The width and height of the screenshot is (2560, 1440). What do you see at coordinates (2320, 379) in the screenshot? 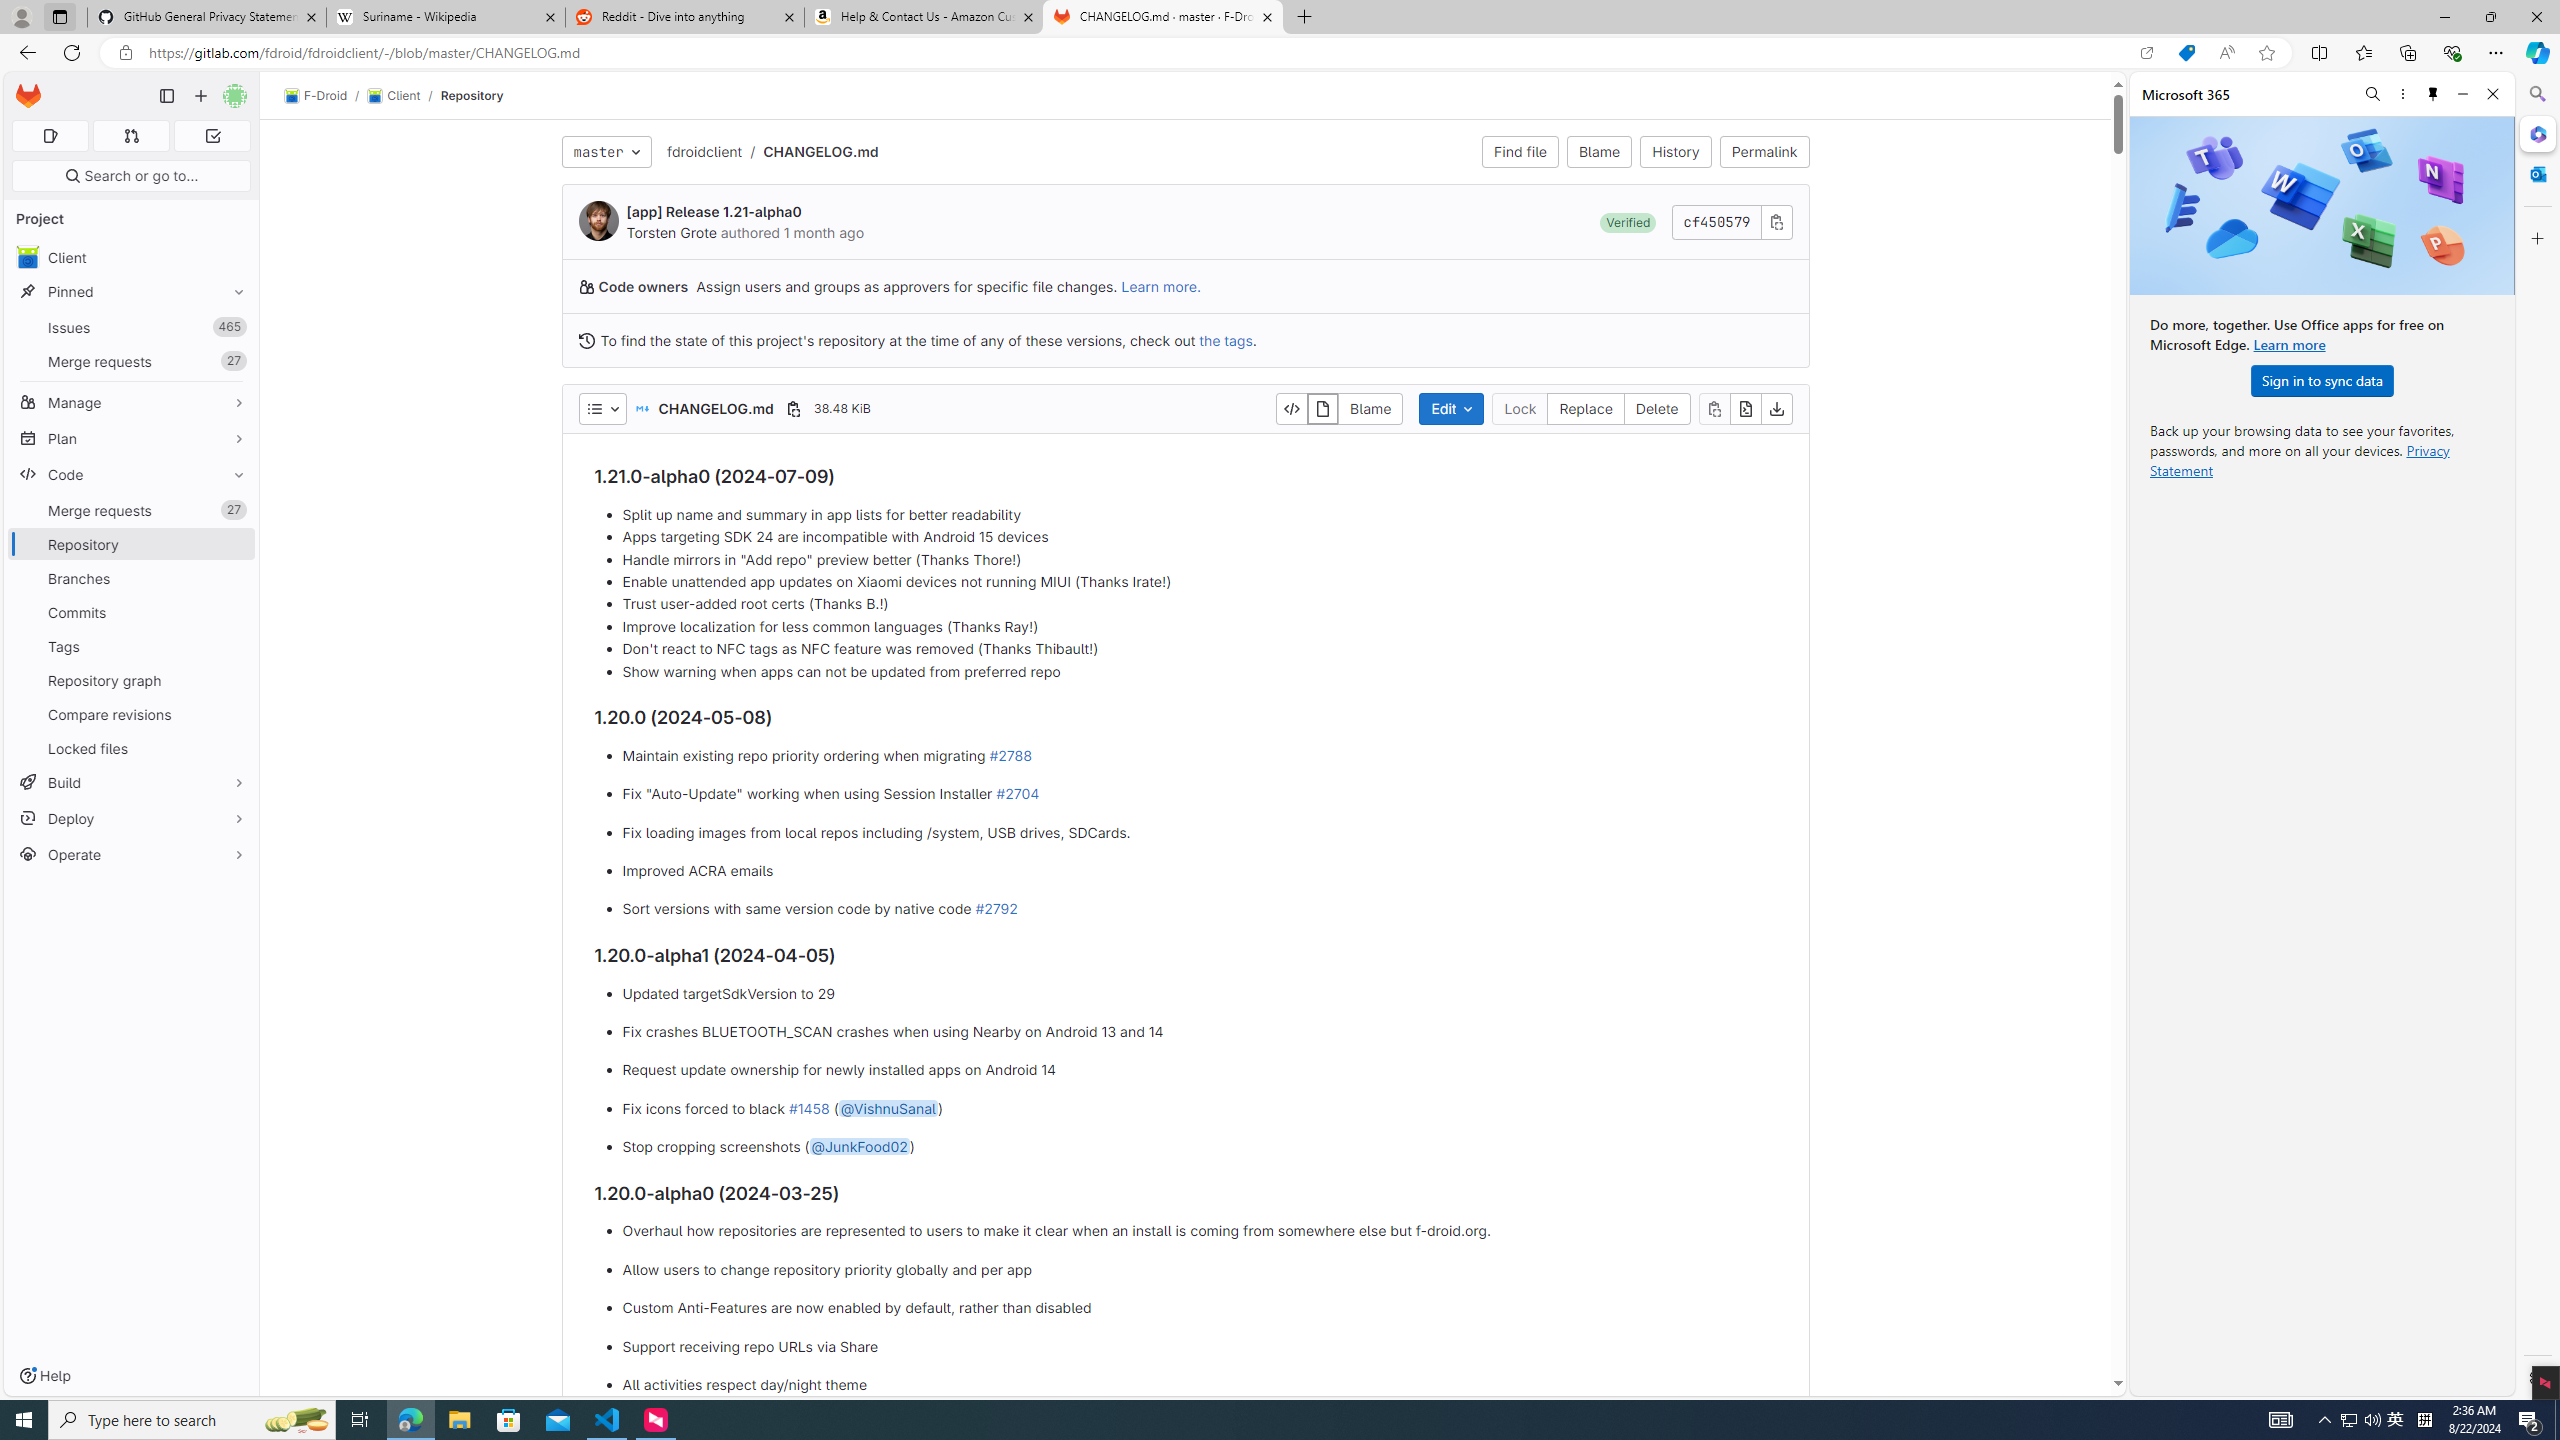
I see `'Sign in to sync data'` at bounding box center [2320, 379].